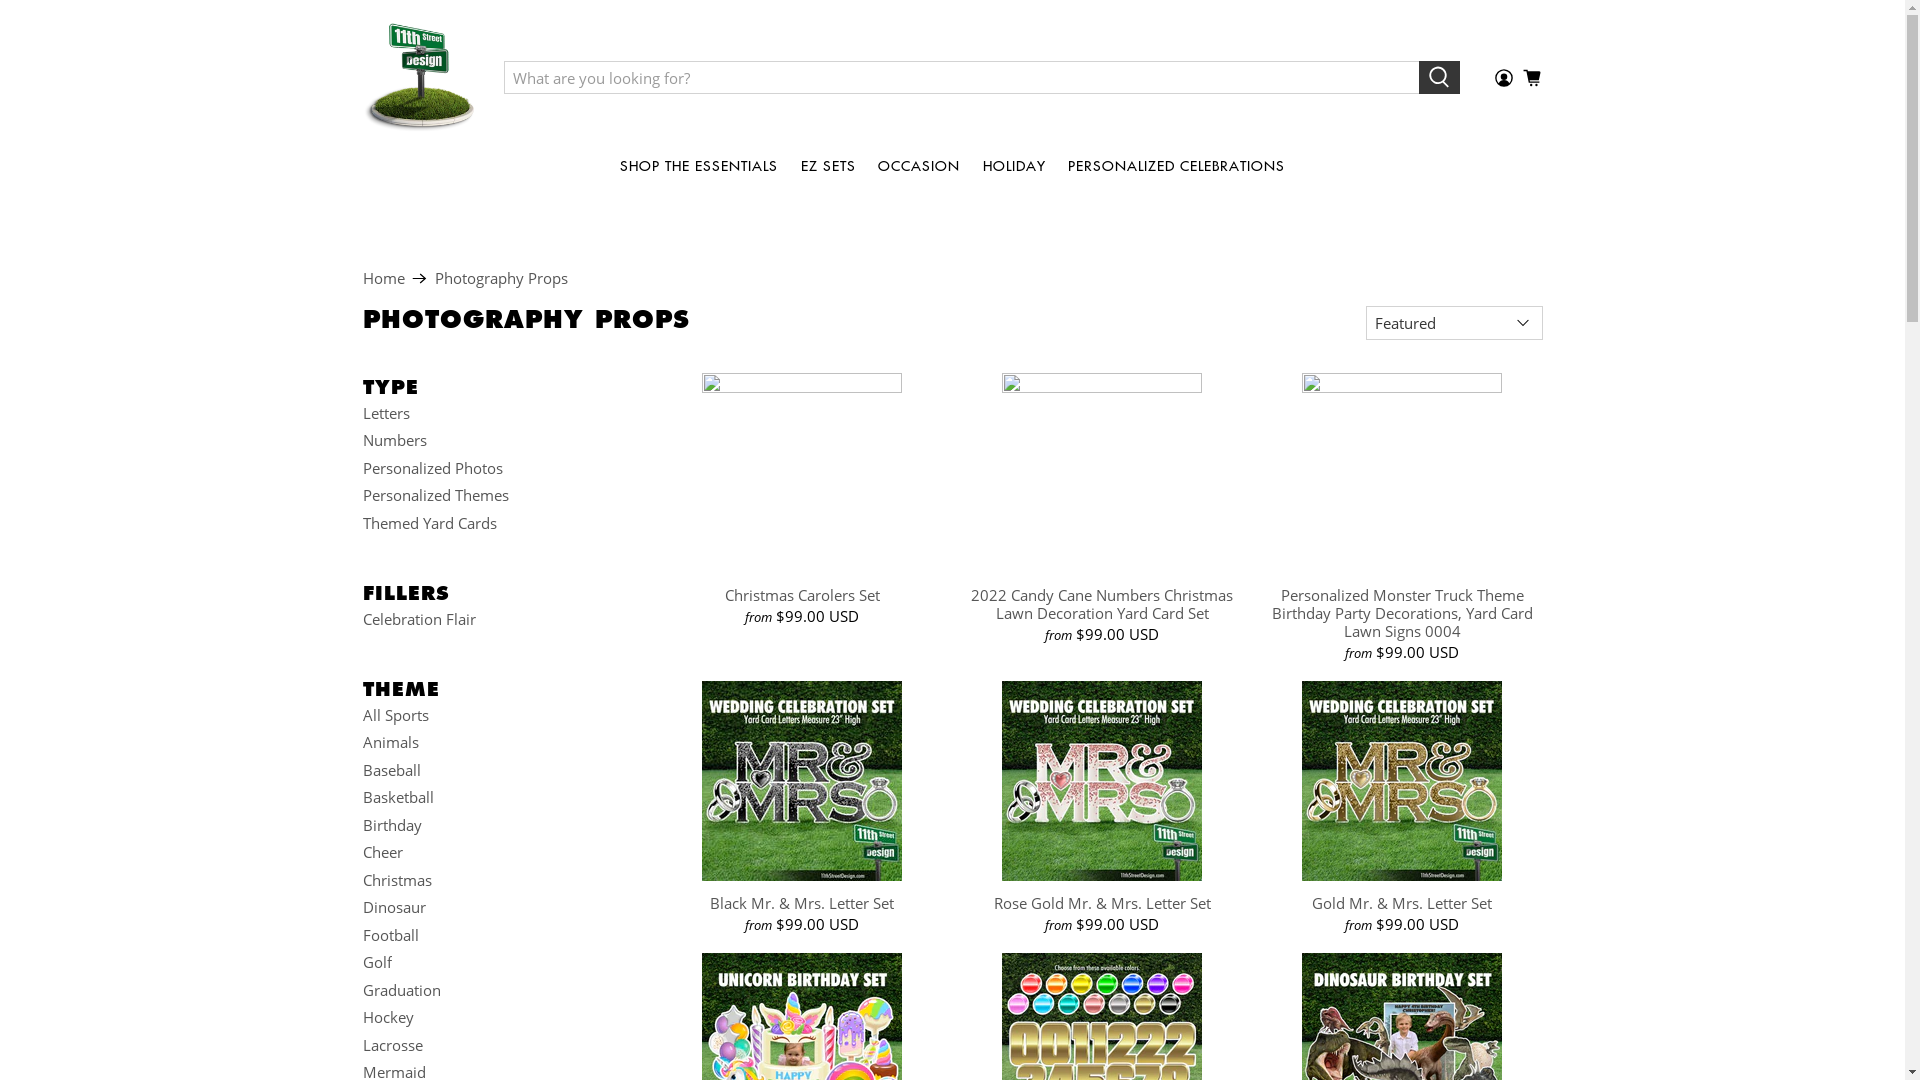  What do you see at coordinates (1013, 164) in the screenshot?
I see `'HOLIDAY'` at bounding box center [1013, 164].